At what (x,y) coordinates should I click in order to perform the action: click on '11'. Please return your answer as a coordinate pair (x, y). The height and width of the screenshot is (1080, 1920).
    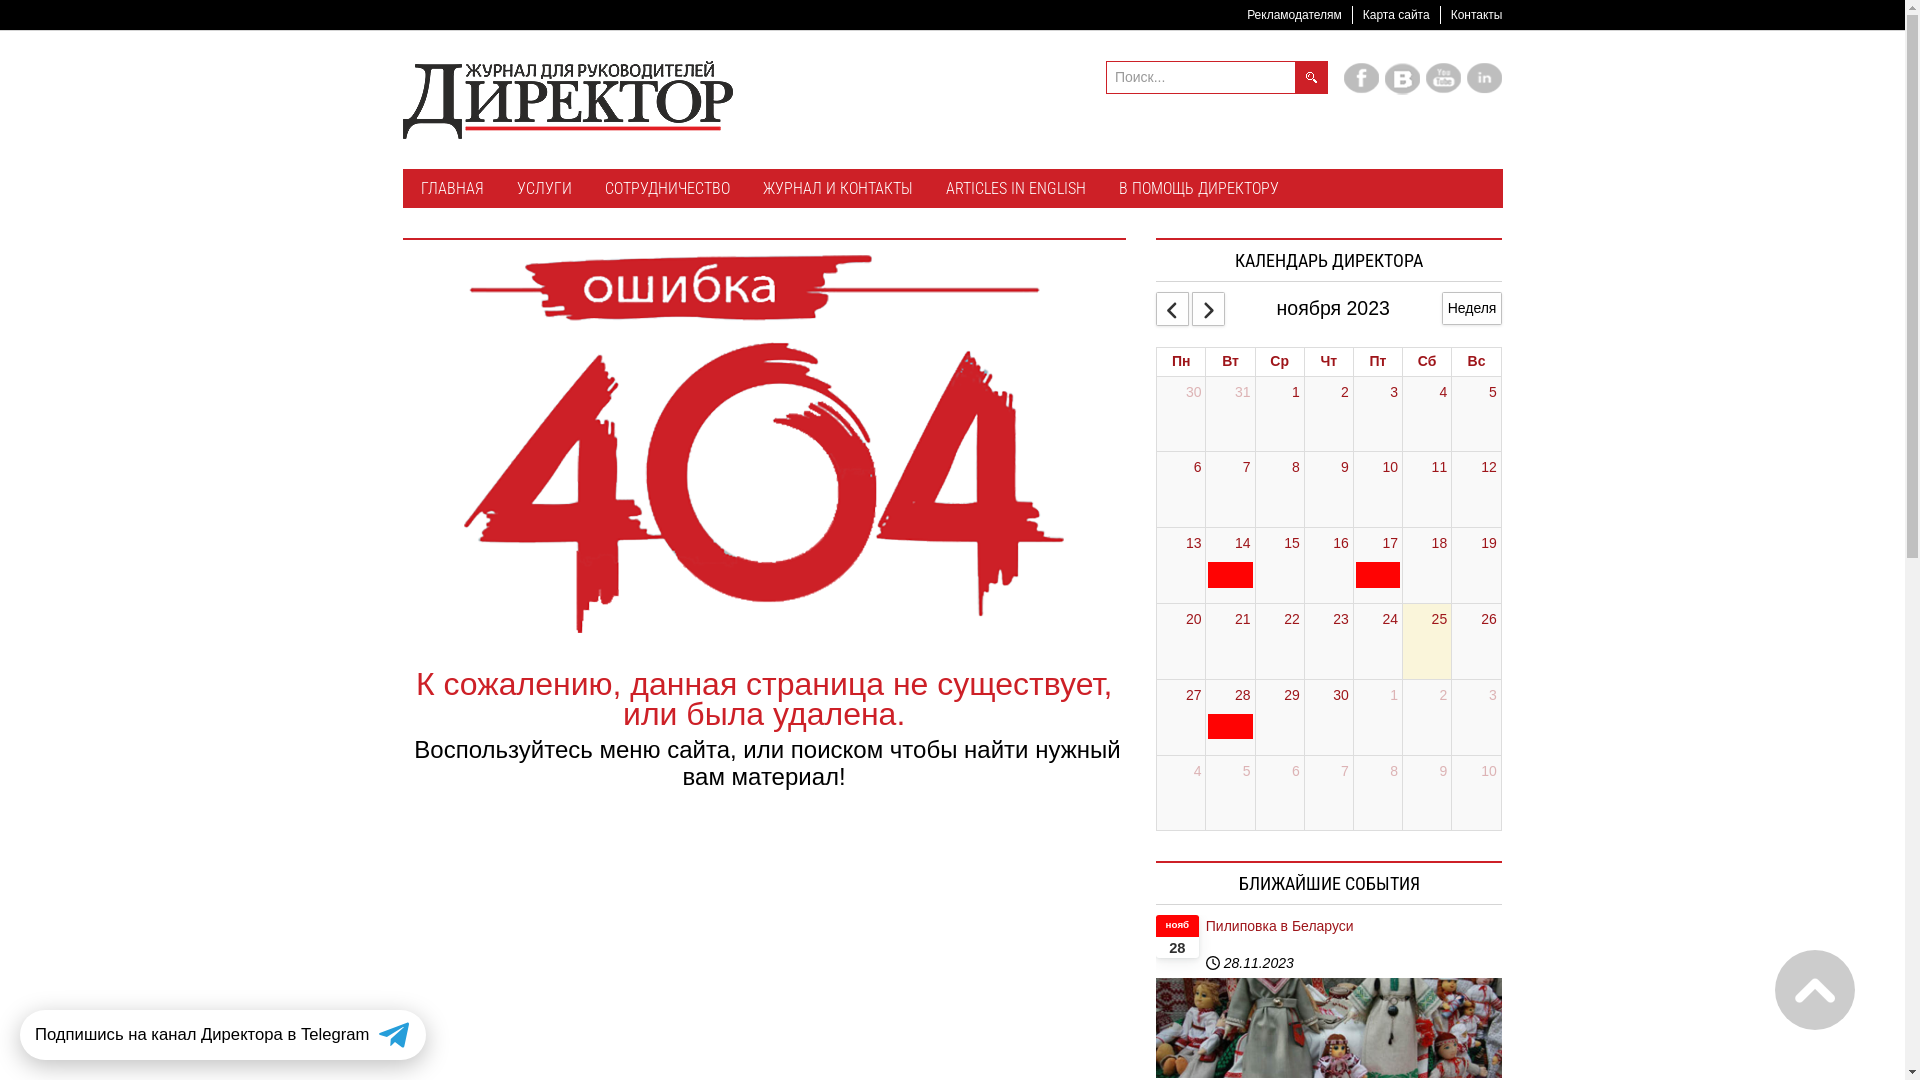
    Looking at the image, I should click on (1440, 467).